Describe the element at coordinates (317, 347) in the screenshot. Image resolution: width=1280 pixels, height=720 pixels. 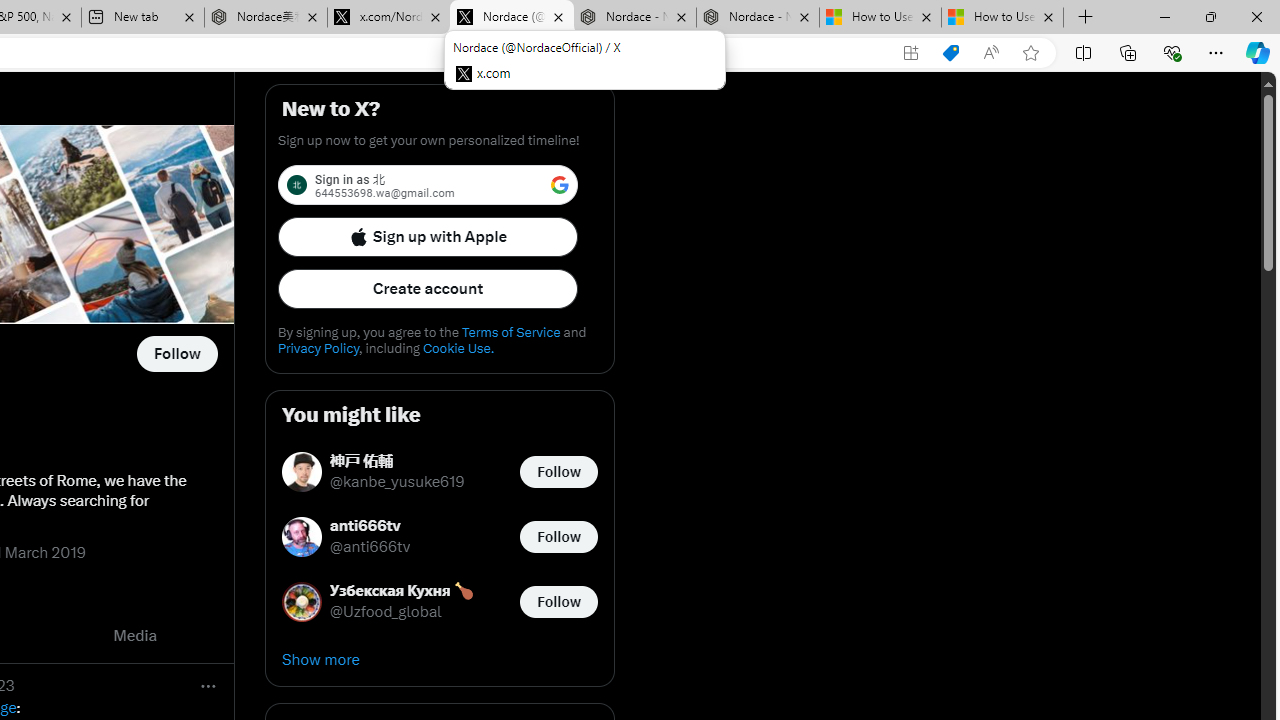
I see `'Privacy Policy'` at that location.